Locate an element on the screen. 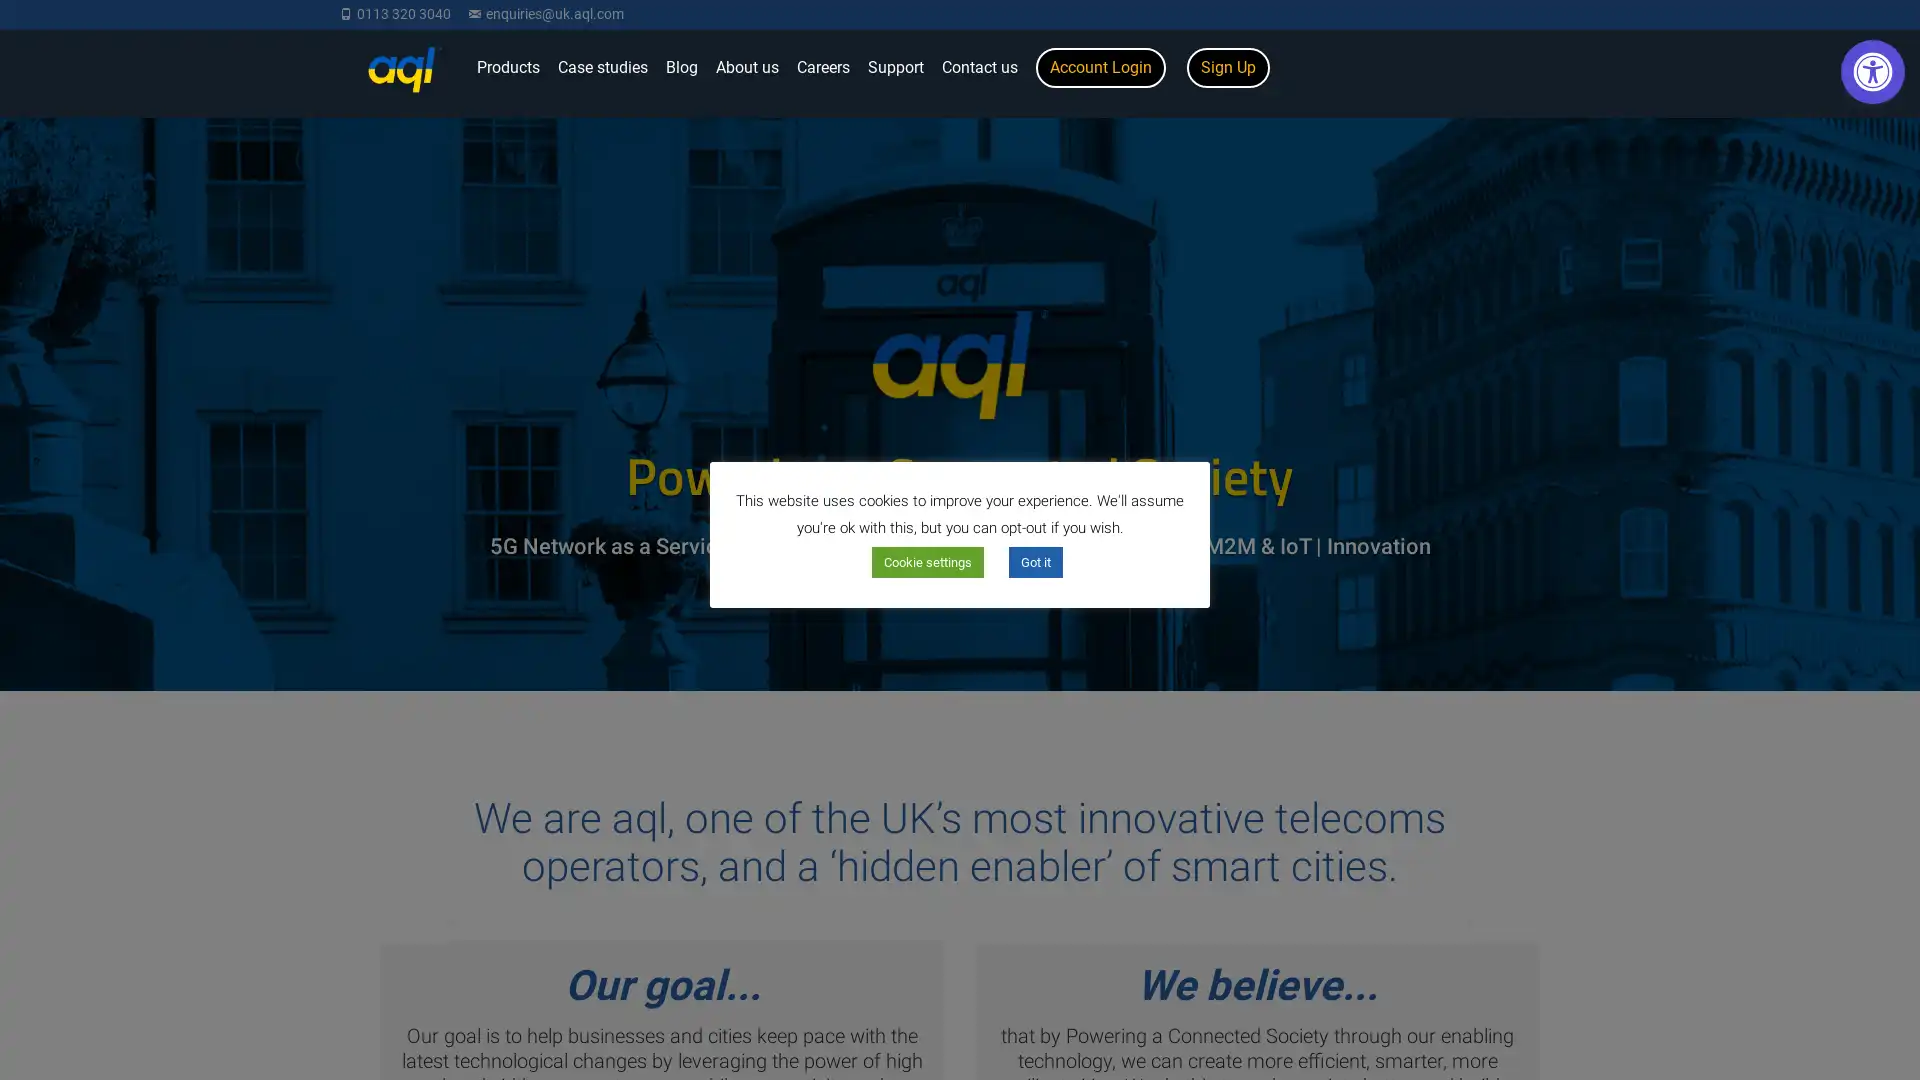  Reading Line is located at coordinates (1595, 383).